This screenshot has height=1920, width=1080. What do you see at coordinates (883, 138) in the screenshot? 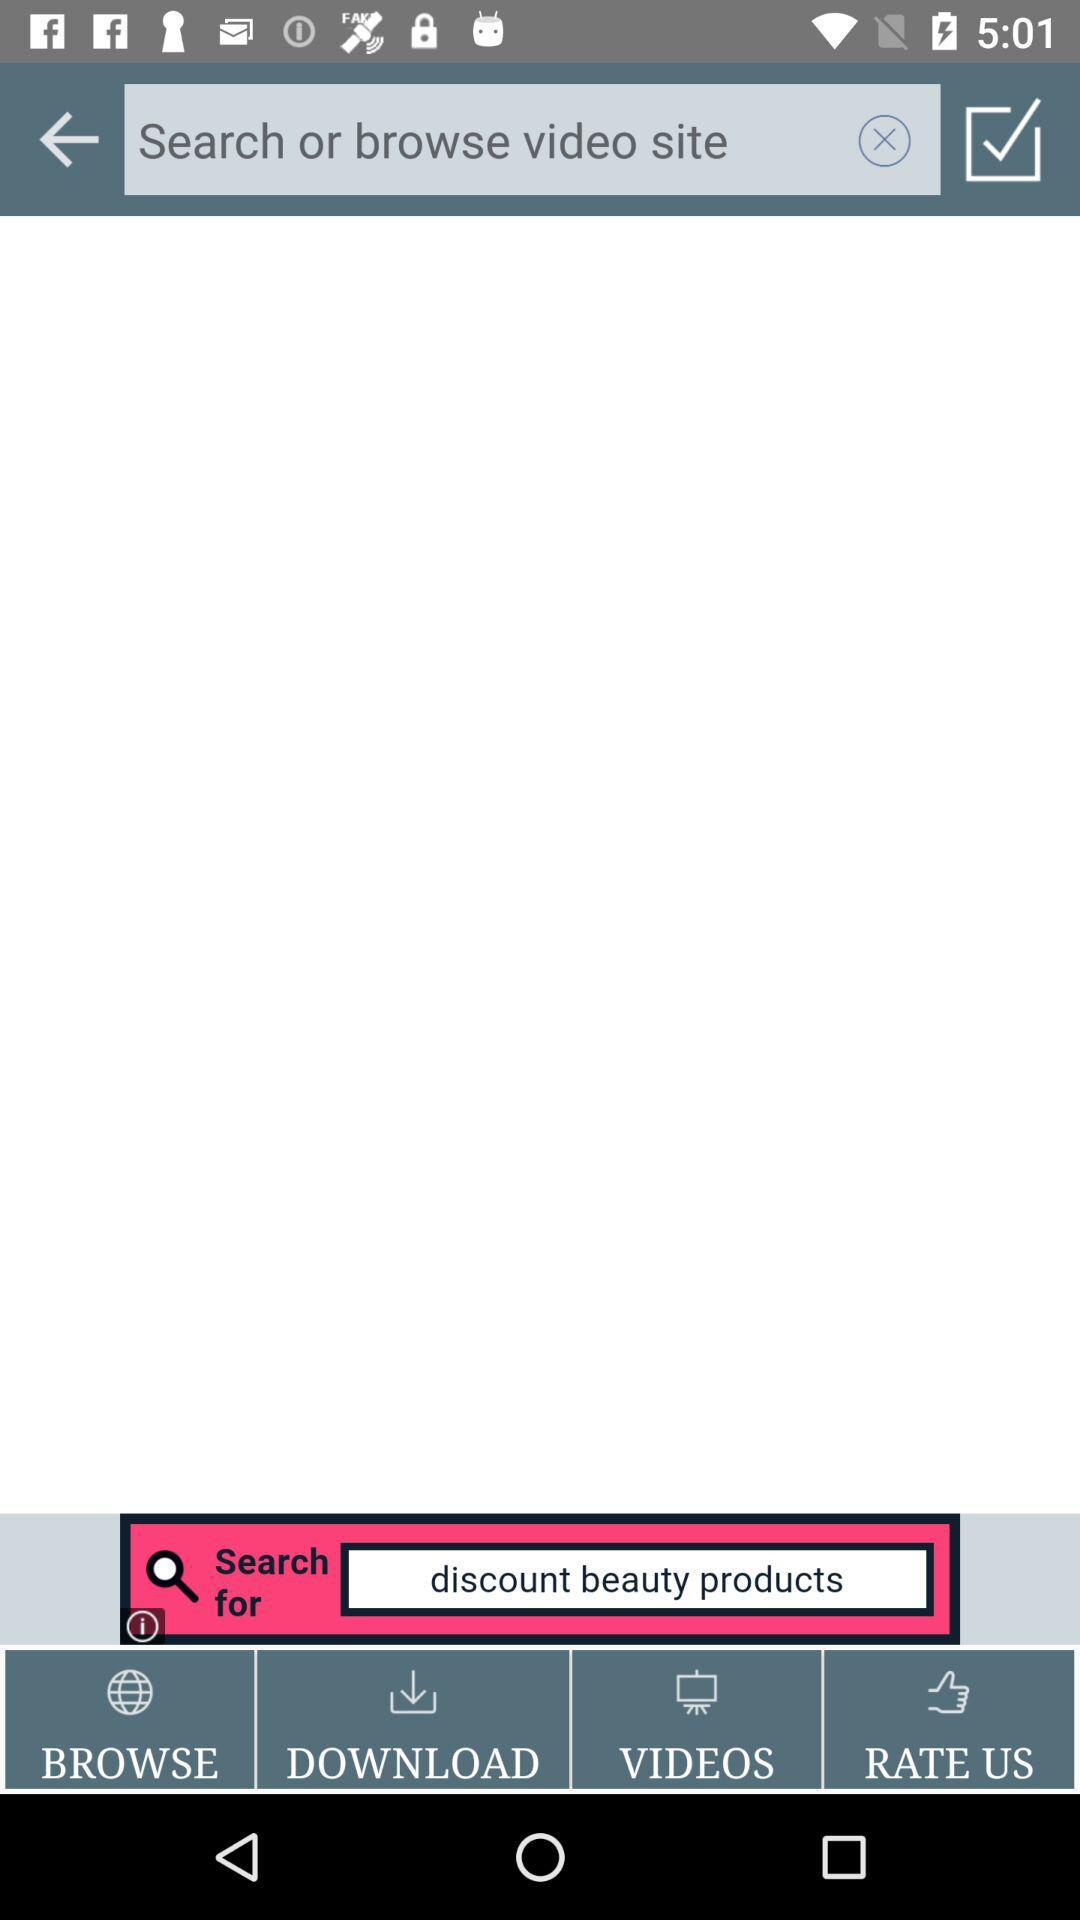
I see `the close icon` at bounding box center [883, 138].